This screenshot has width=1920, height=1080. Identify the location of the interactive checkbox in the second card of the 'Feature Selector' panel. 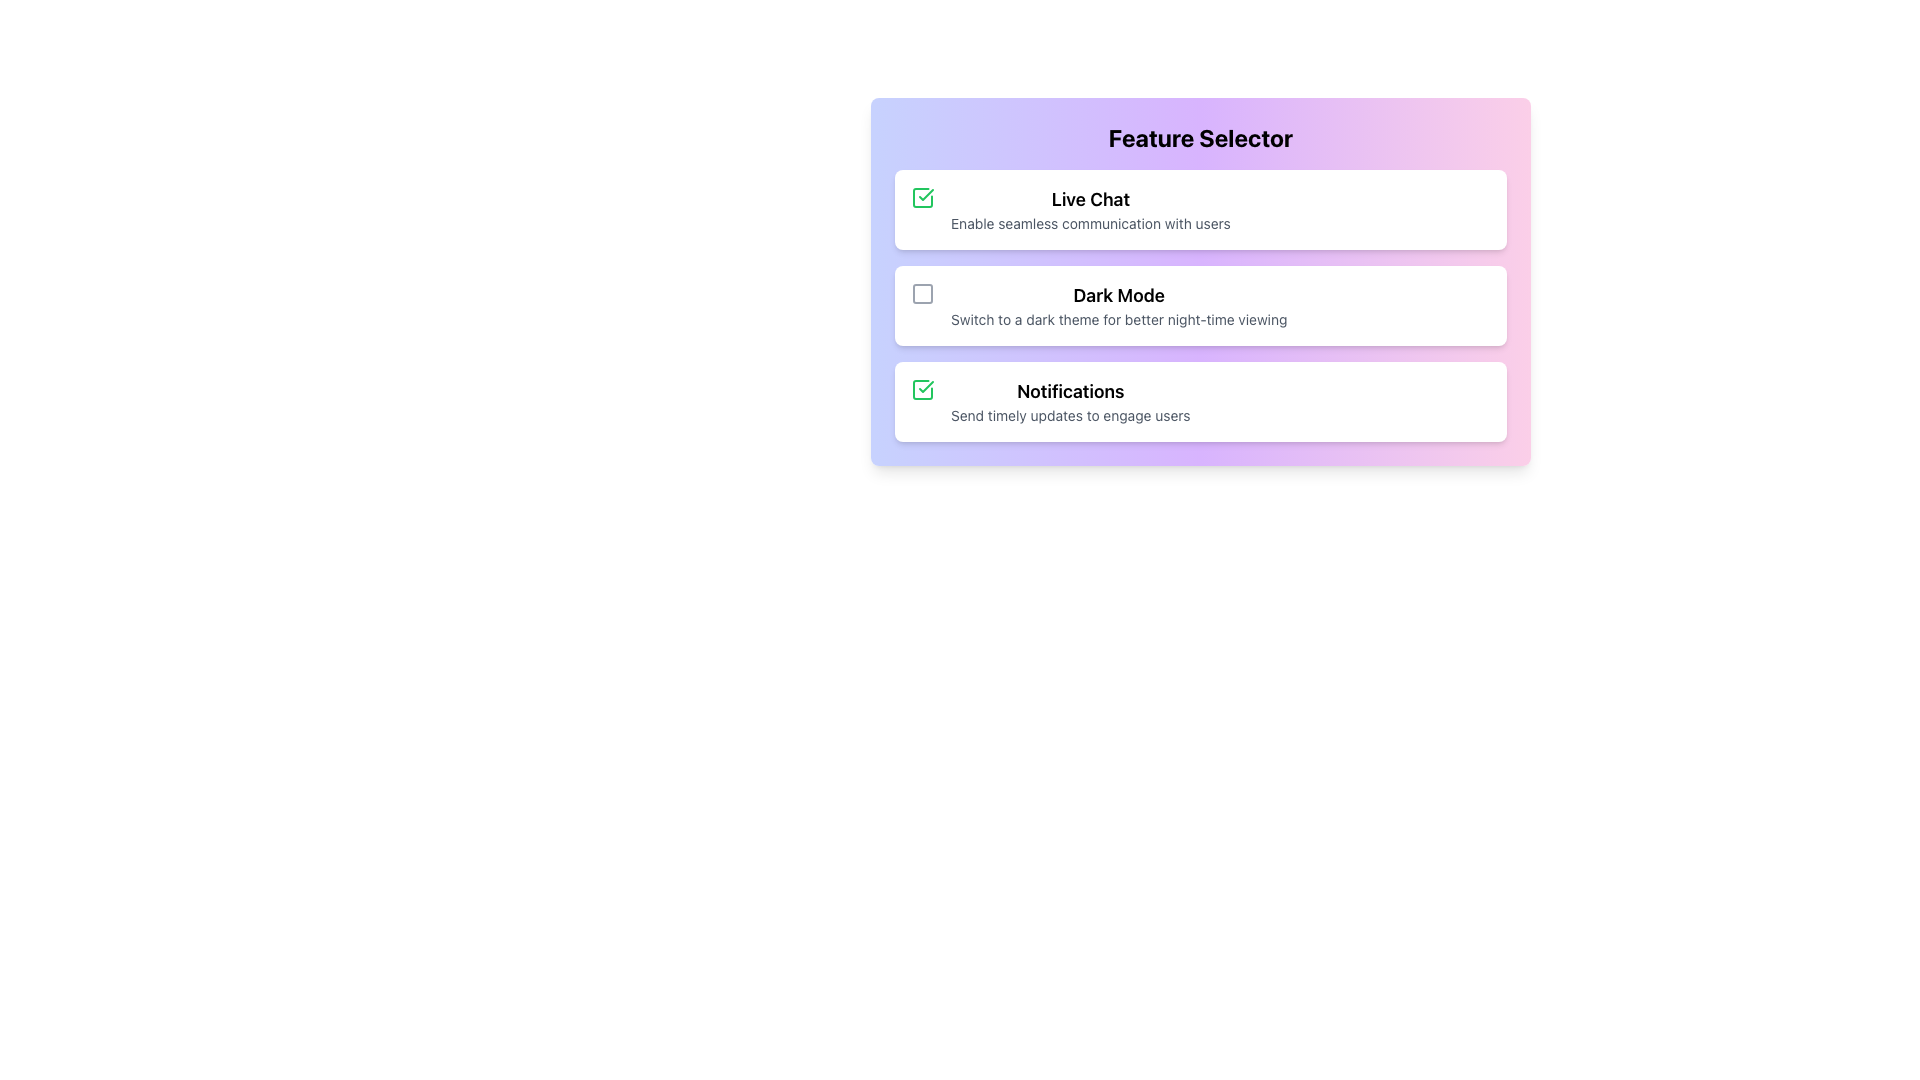
(1200, 305).